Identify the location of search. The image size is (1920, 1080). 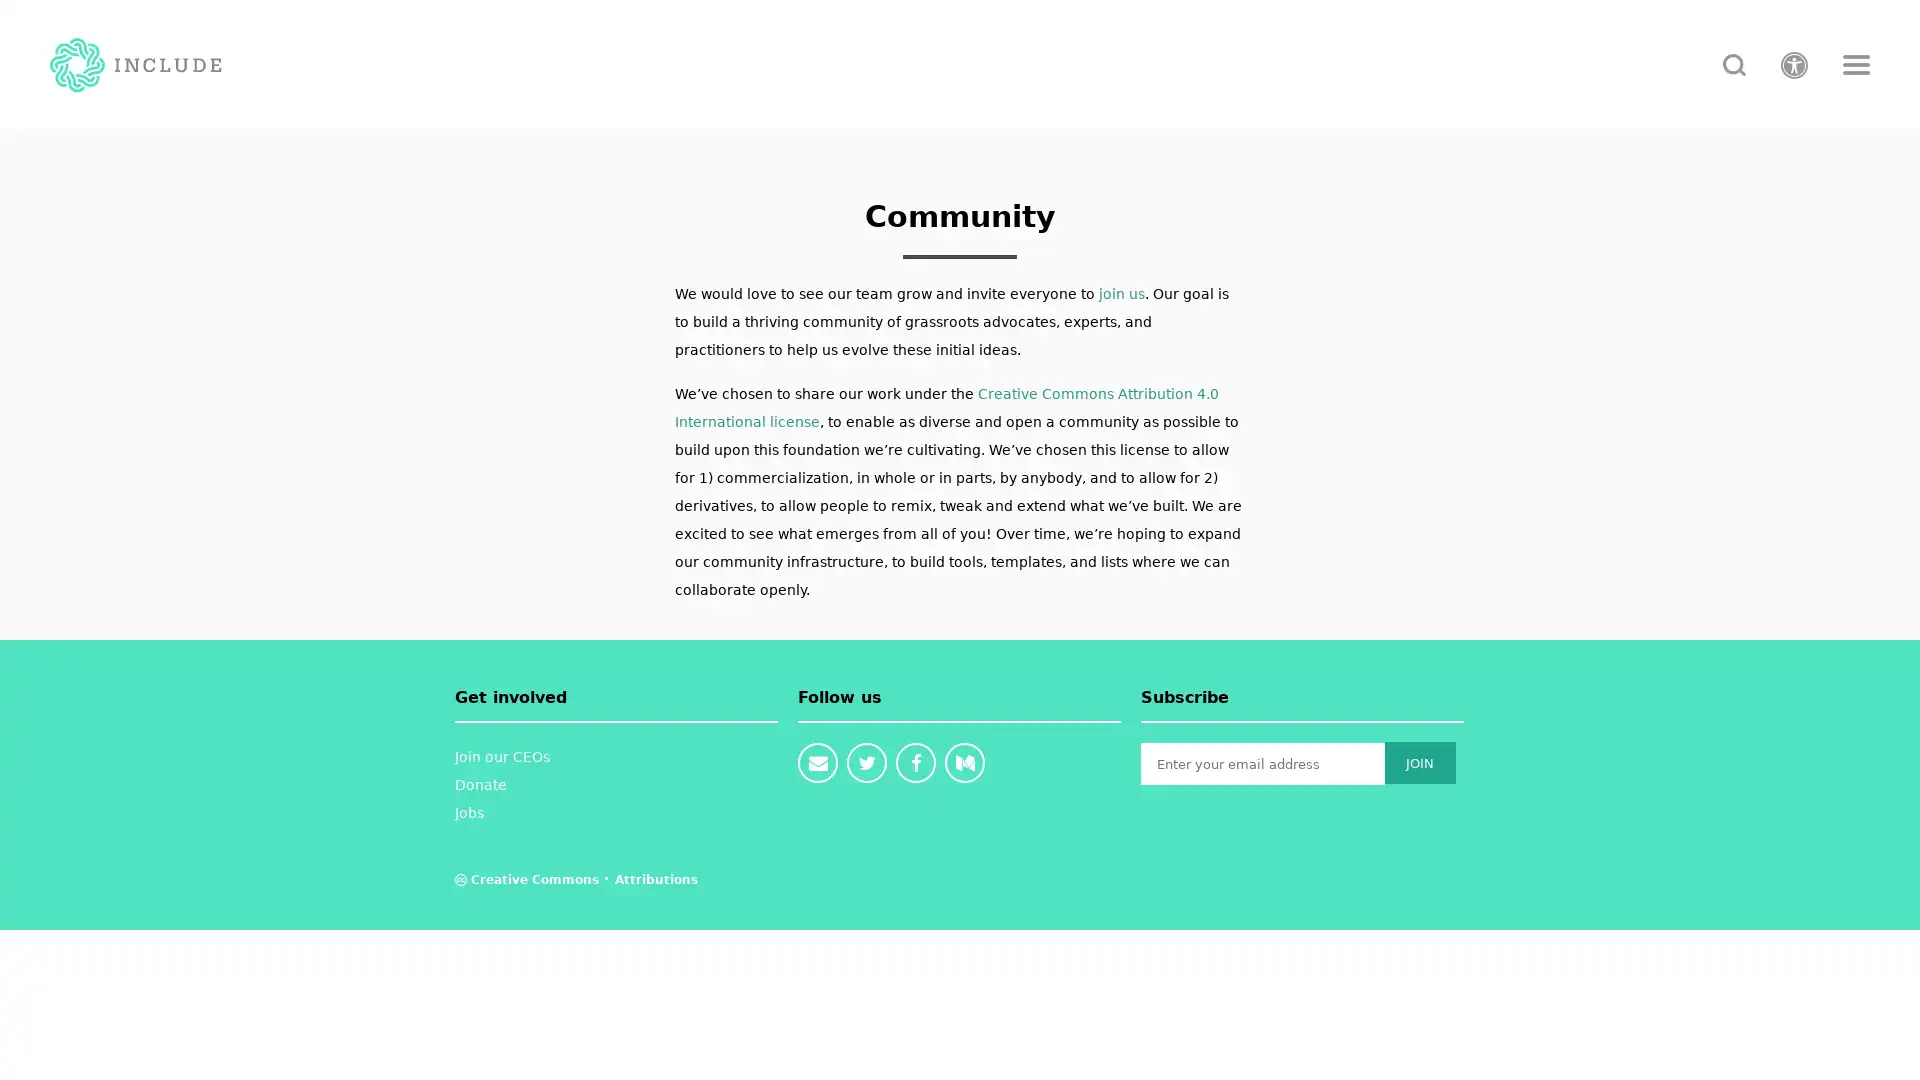
(1733, 64).